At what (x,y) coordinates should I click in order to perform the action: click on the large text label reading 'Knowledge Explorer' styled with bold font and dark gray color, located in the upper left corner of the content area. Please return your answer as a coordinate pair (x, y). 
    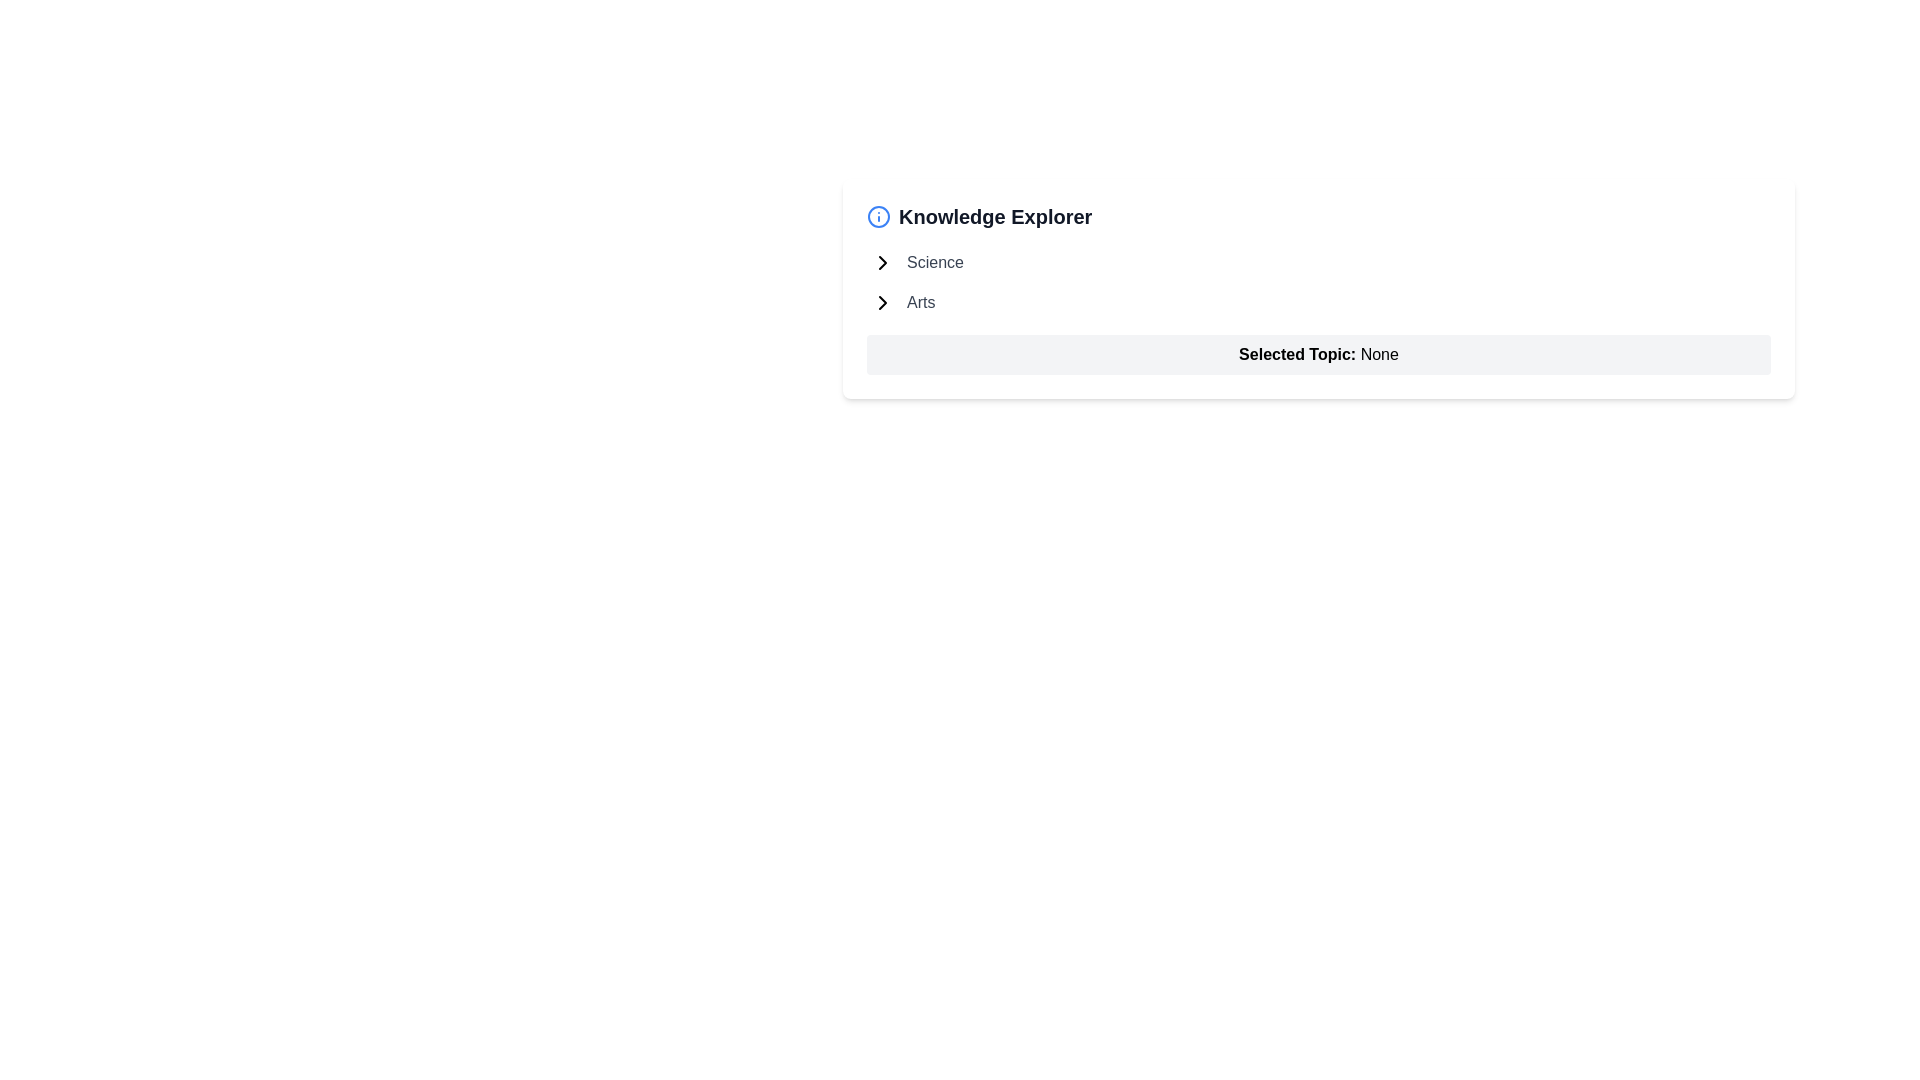
    Looking at the image, I should click on (995, 216).